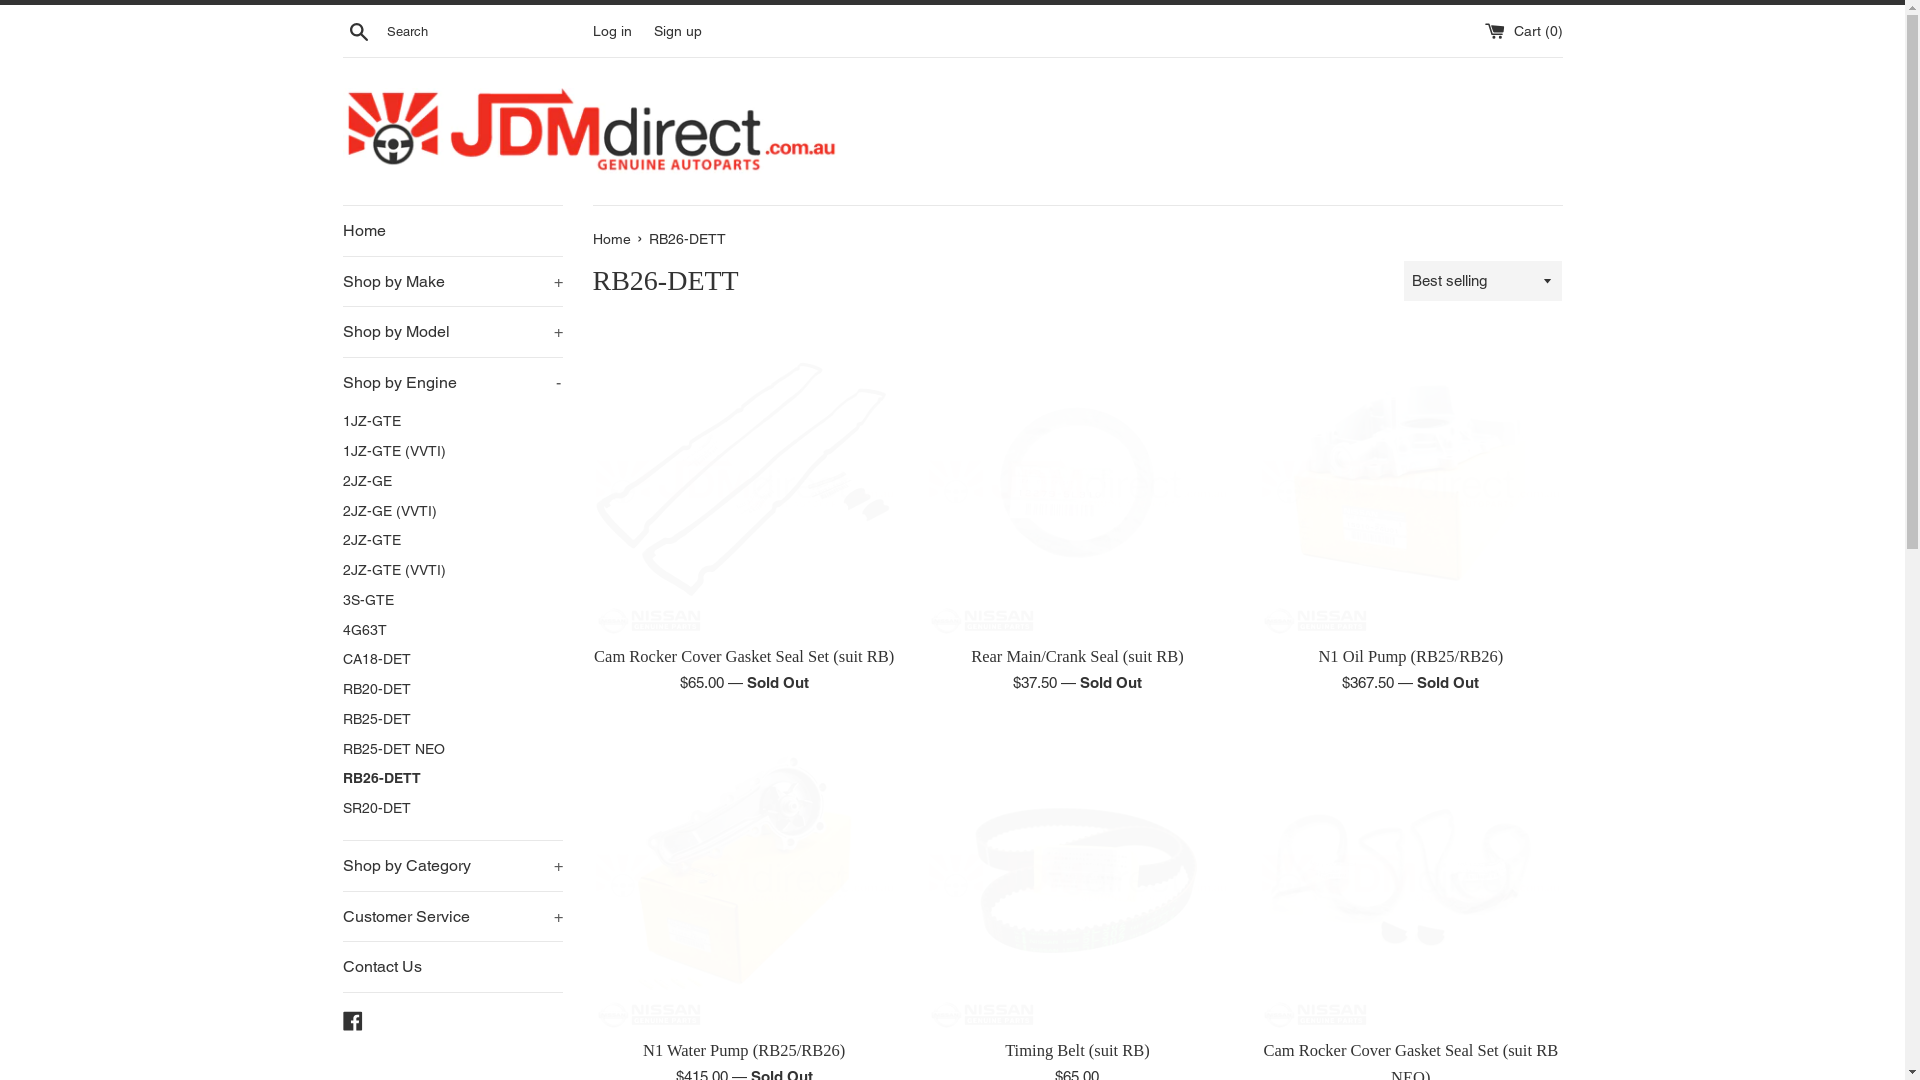 This screenshot has height=1080, width=1920. I want to click on '1JZ-GTE (VVTI)', so click(450, 451).